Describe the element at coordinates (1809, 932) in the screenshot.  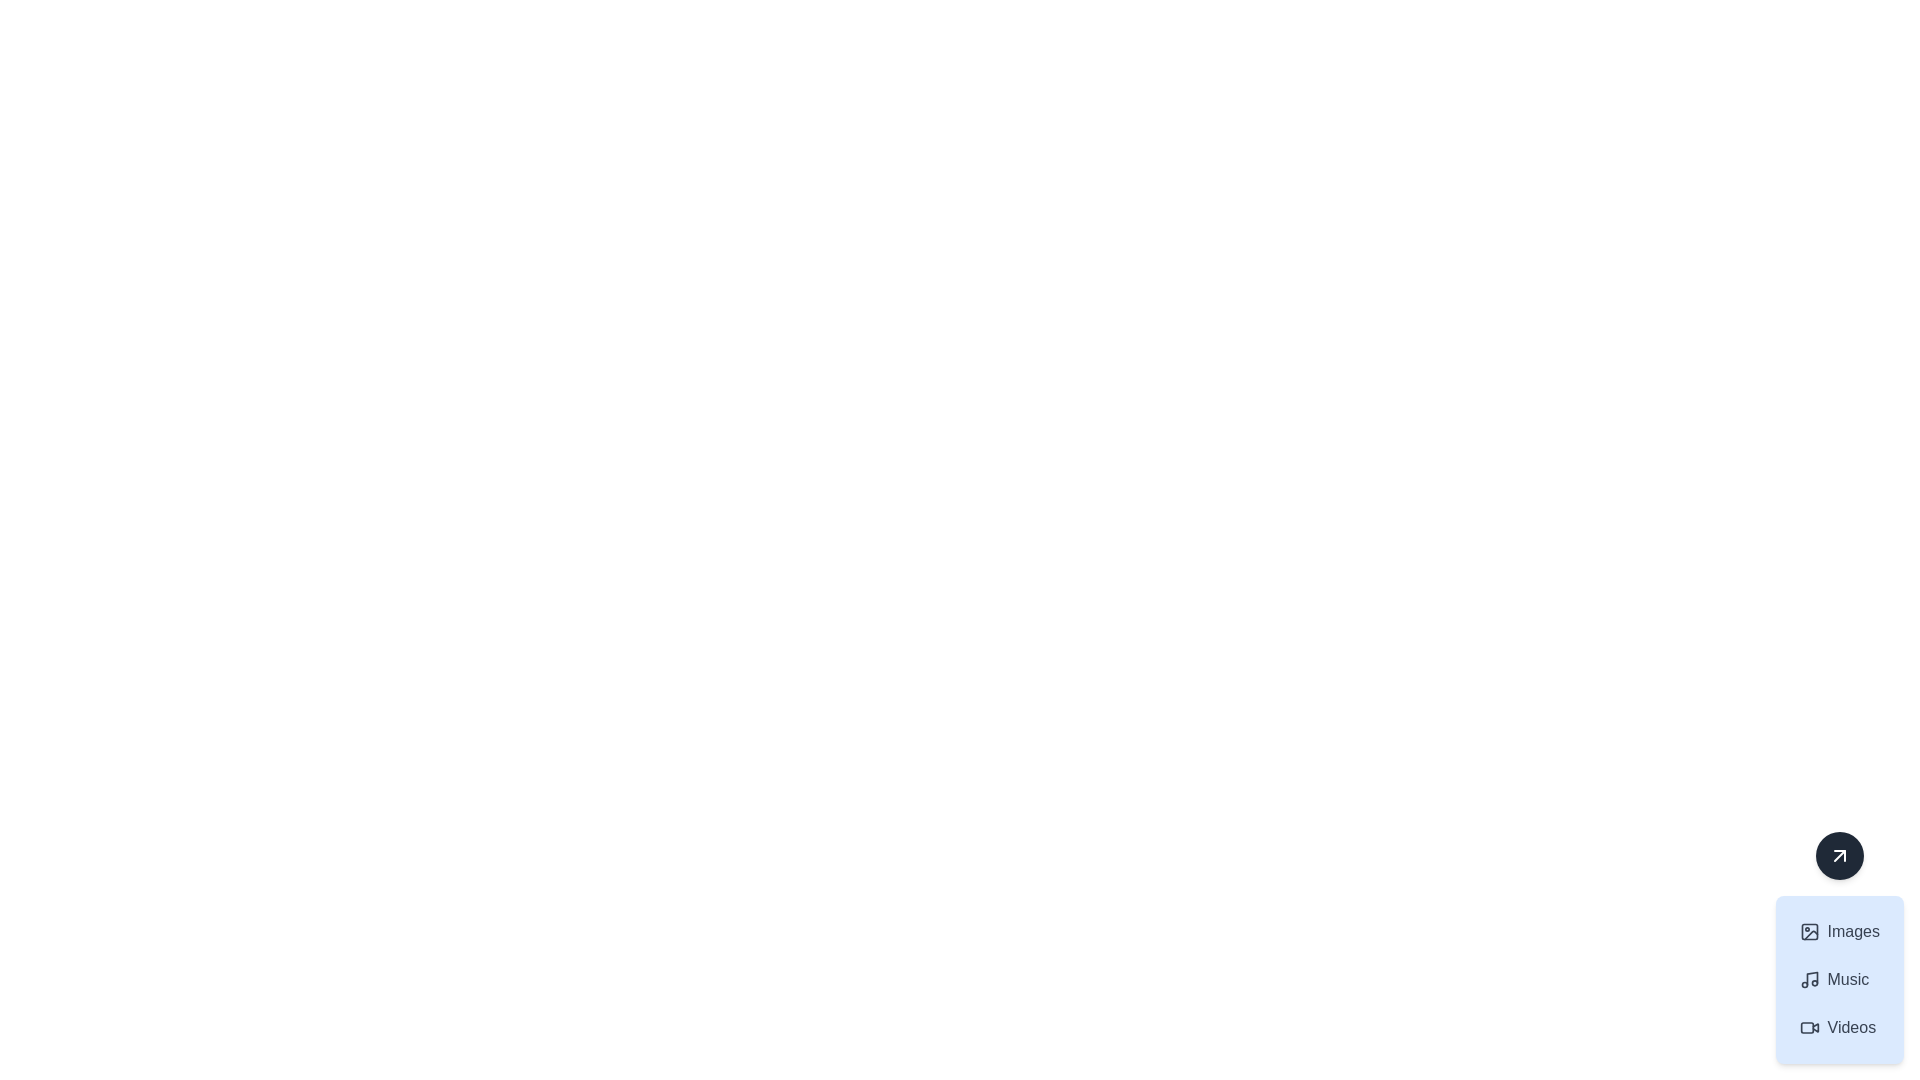
I see `the rectangular part of the SVG graphic representing the 'Images' option` at that location.